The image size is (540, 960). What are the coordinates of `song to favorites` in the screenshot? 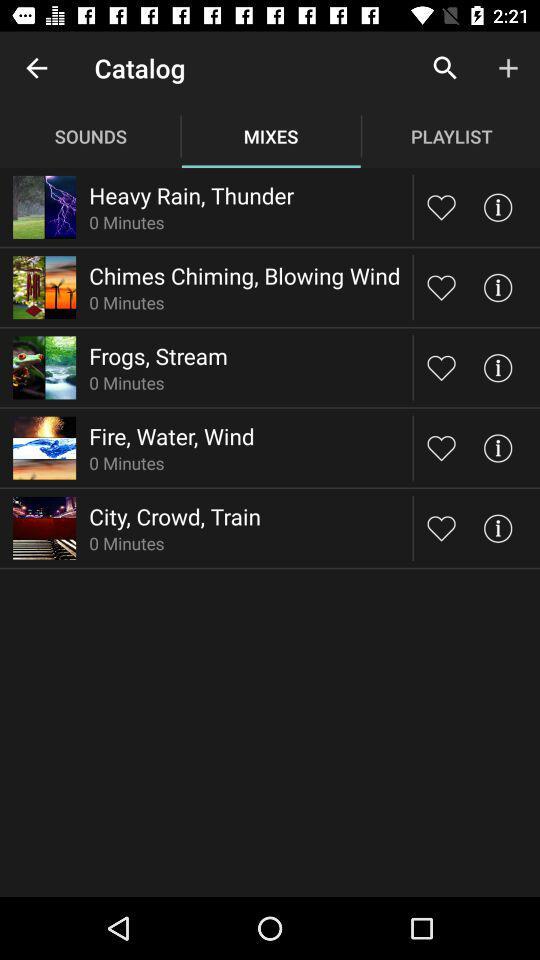 It's located at (441, 366).